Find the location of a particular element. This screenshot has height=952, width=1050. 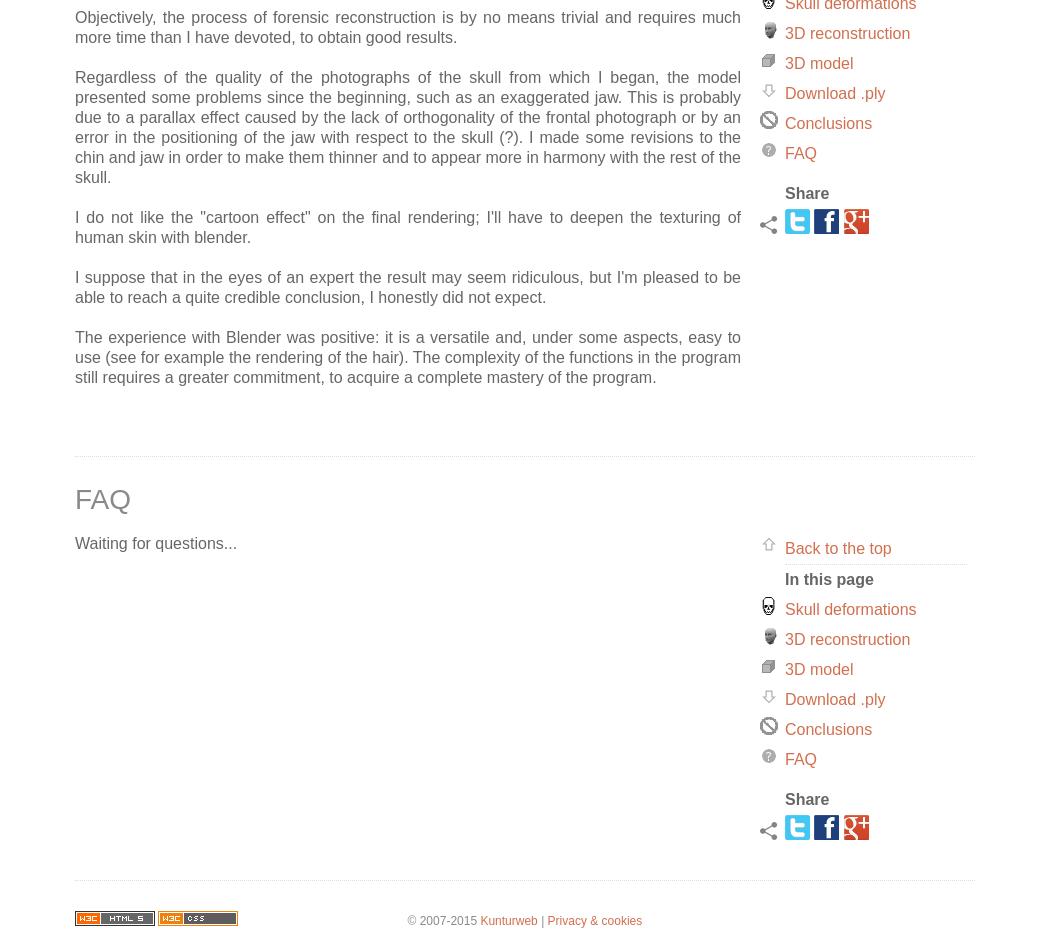

'I suppose that in the eyes of an expert the result may seem 
	ridiculous, but I'm pleased to be able to reach a quite 
	credible conclusion, I honestly did not expect.' is located at coordinates (408, 286).